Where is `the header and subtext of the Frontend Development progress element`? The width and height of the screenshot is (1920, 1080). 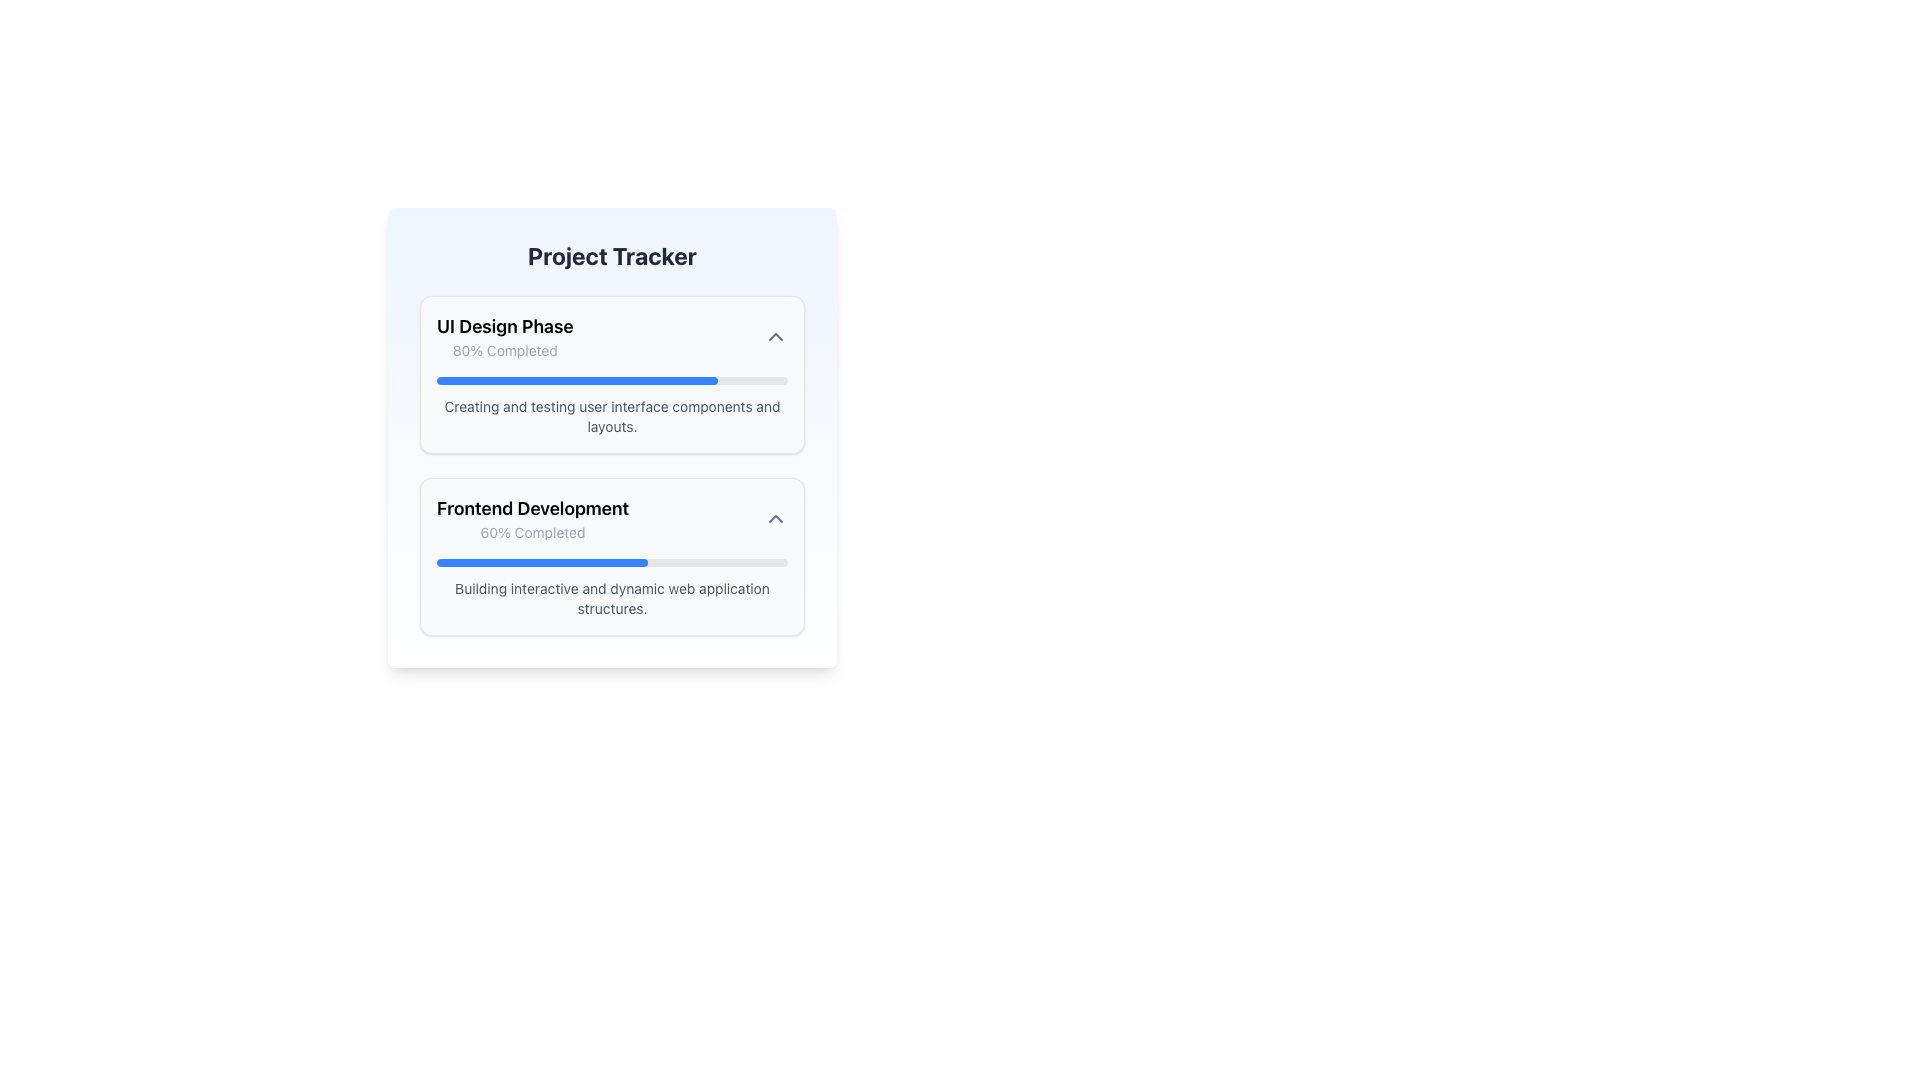
the header and subtext of the Frontend Development progress element is located at coordinates (611, 518).